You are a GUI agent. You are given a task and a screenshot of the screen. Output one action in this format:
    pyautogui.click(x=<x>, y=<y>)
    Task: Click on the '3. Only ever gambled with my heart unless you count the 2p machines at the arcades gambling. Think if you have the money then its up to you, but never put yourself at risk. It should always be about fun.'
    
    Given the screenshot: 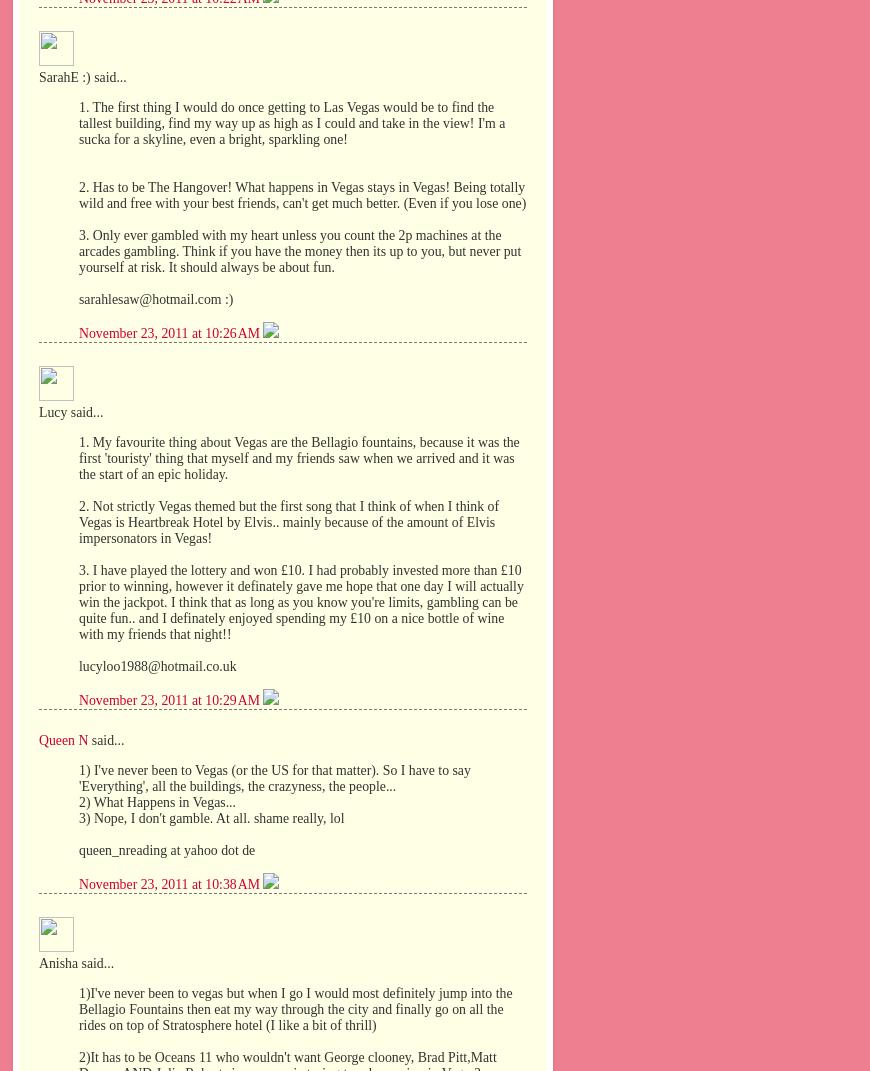 What is the action you would take?
    pyautogui.click(x=299, y=250)
    